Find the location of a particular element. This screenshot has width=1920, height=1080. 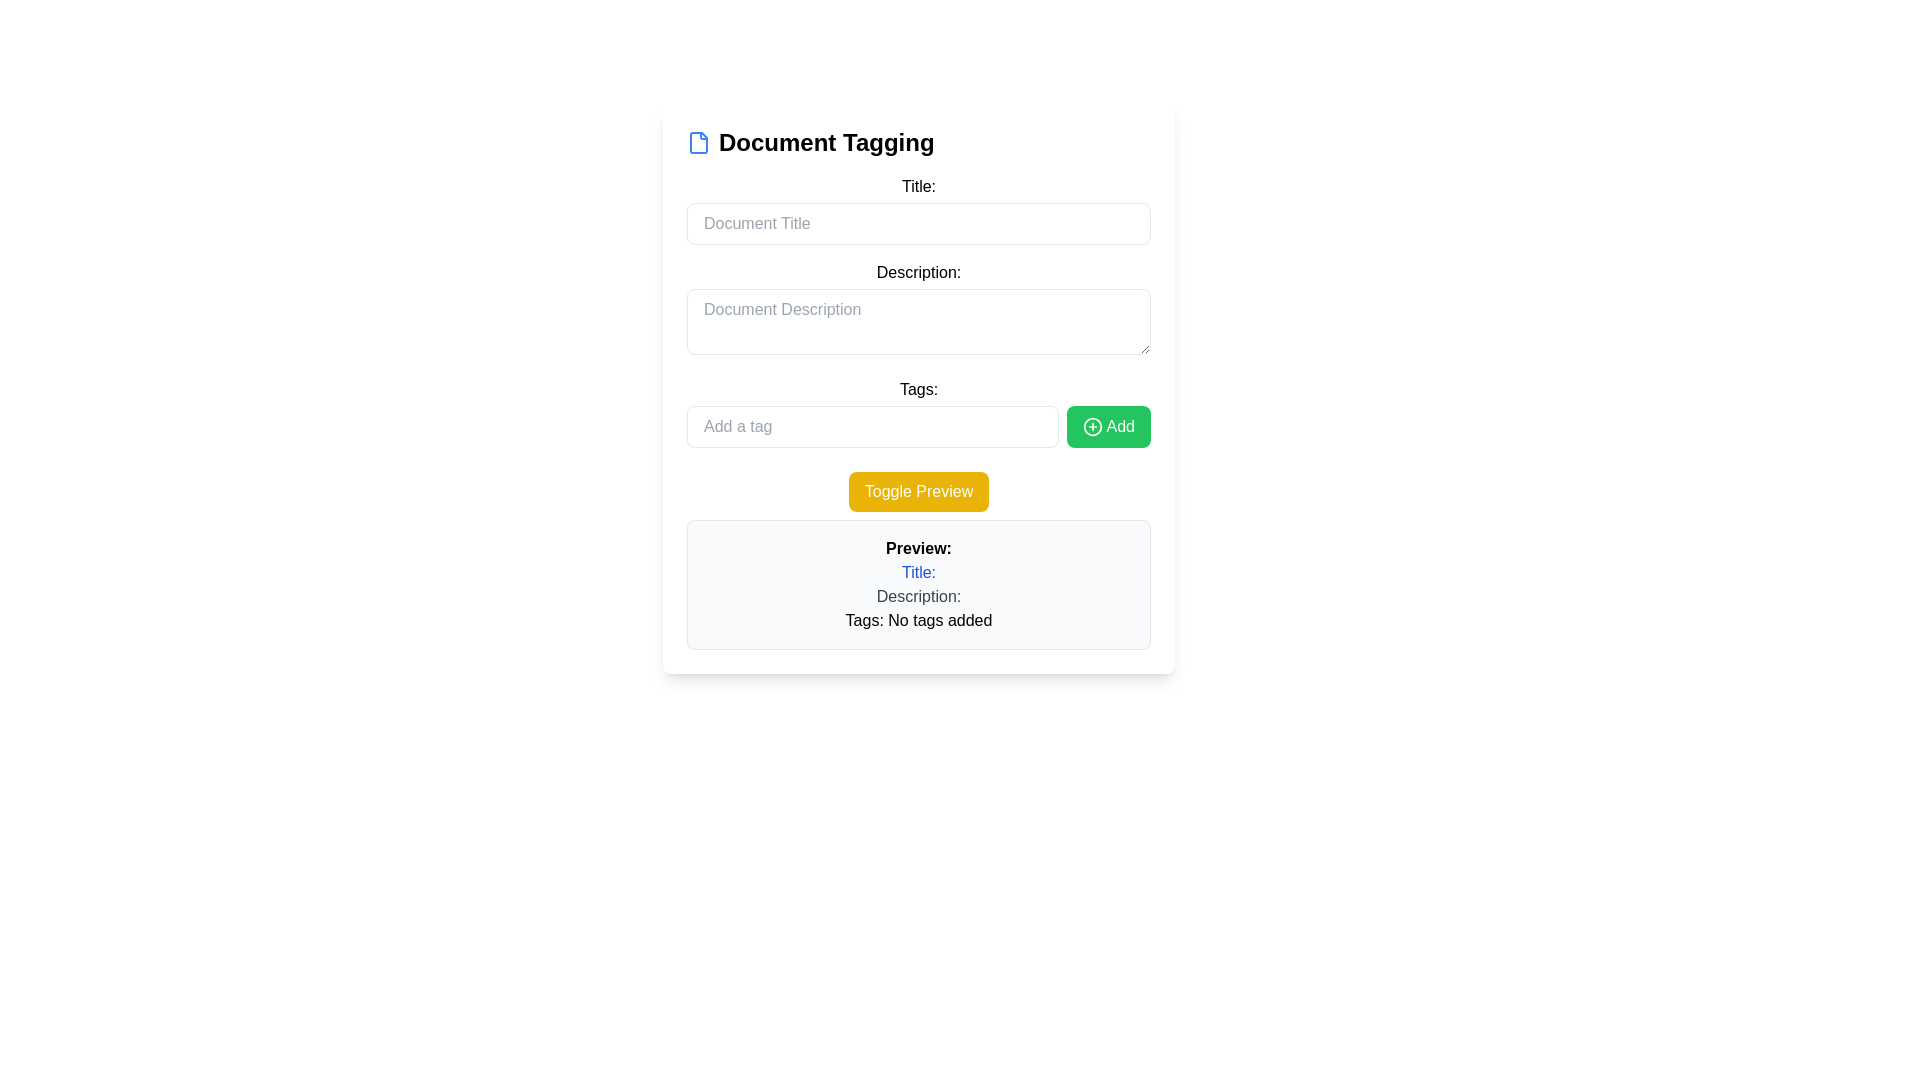

the button located to the right side of the 'Tags' input field in the 'Tags' section of the 'Document Tagging' form is located at coordinates (1107, 426).